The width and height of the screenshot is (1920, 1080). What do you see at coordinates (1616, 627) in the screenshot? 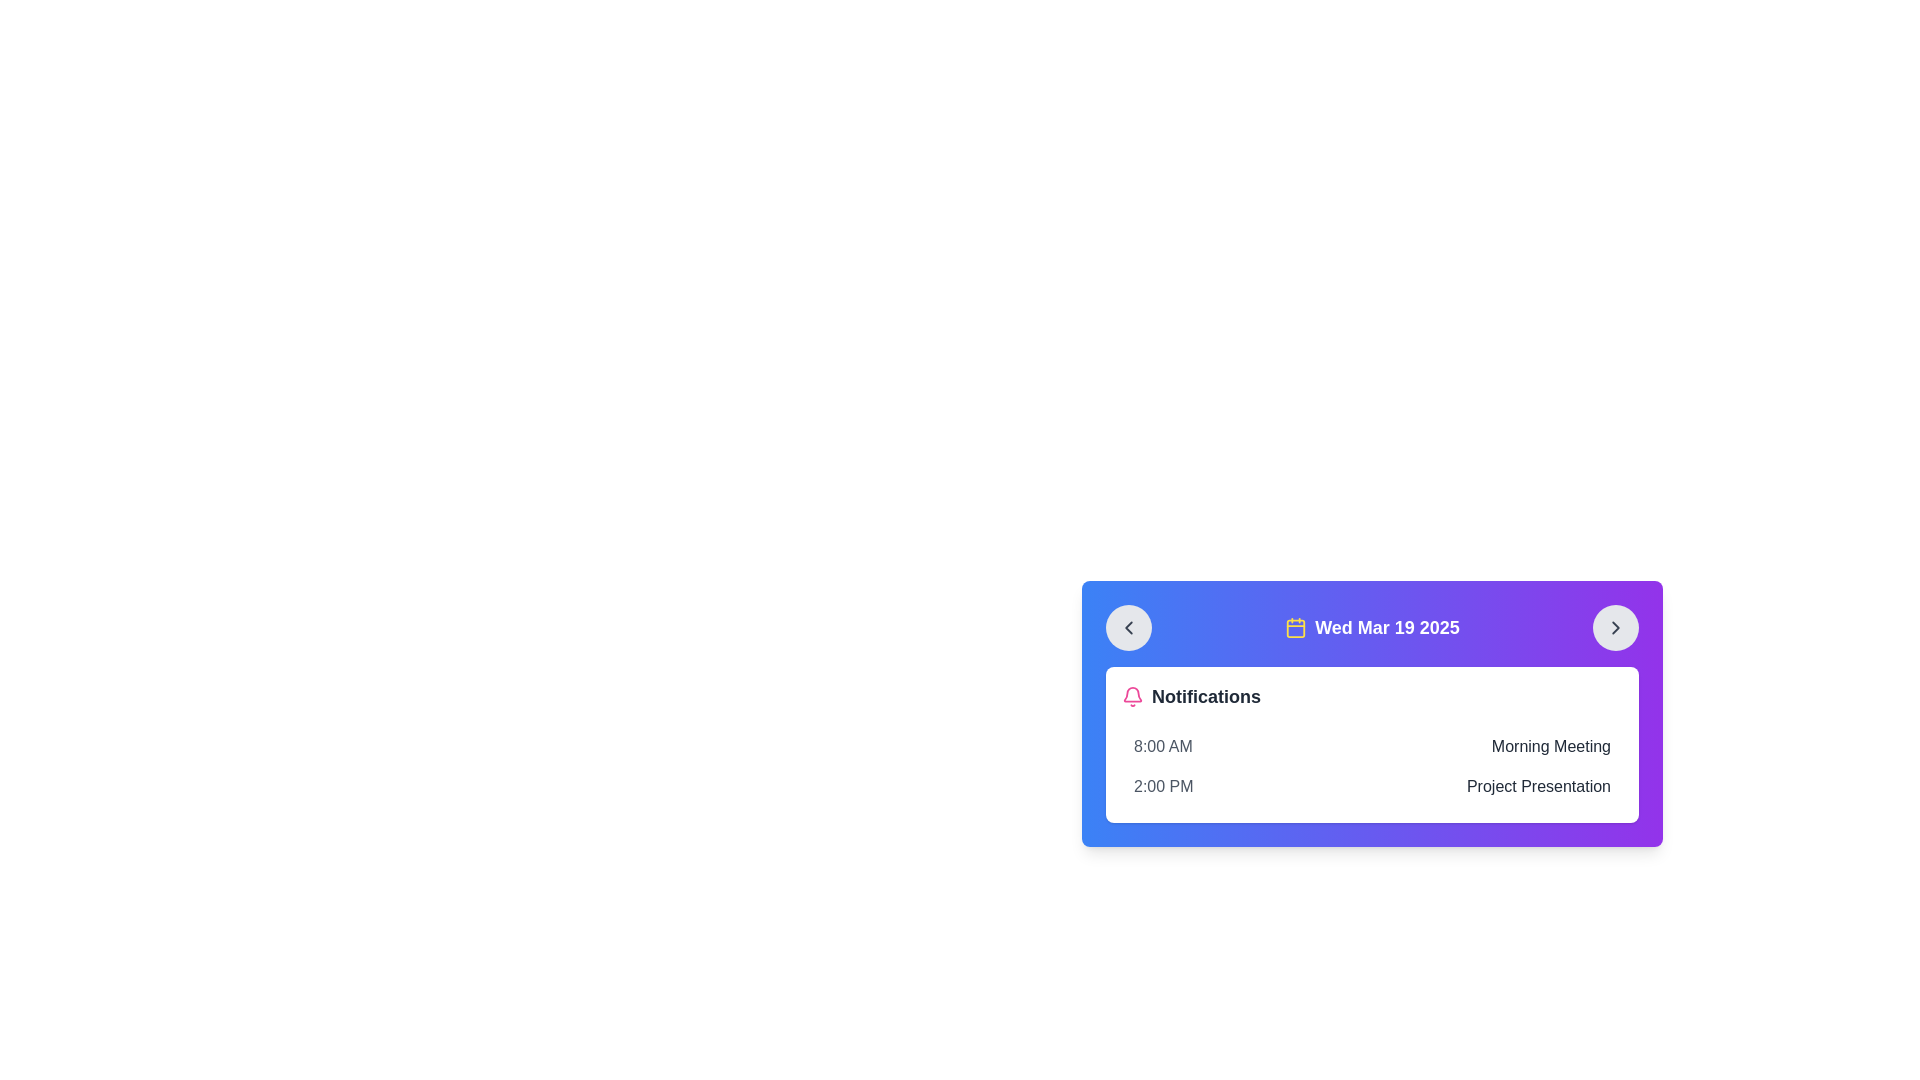
I see `the circular button with a light gray background and a right-pointing chevron icon, located to the right of the date display 'Wed Mar 19 2025'` at bounding box center [1616, 627].